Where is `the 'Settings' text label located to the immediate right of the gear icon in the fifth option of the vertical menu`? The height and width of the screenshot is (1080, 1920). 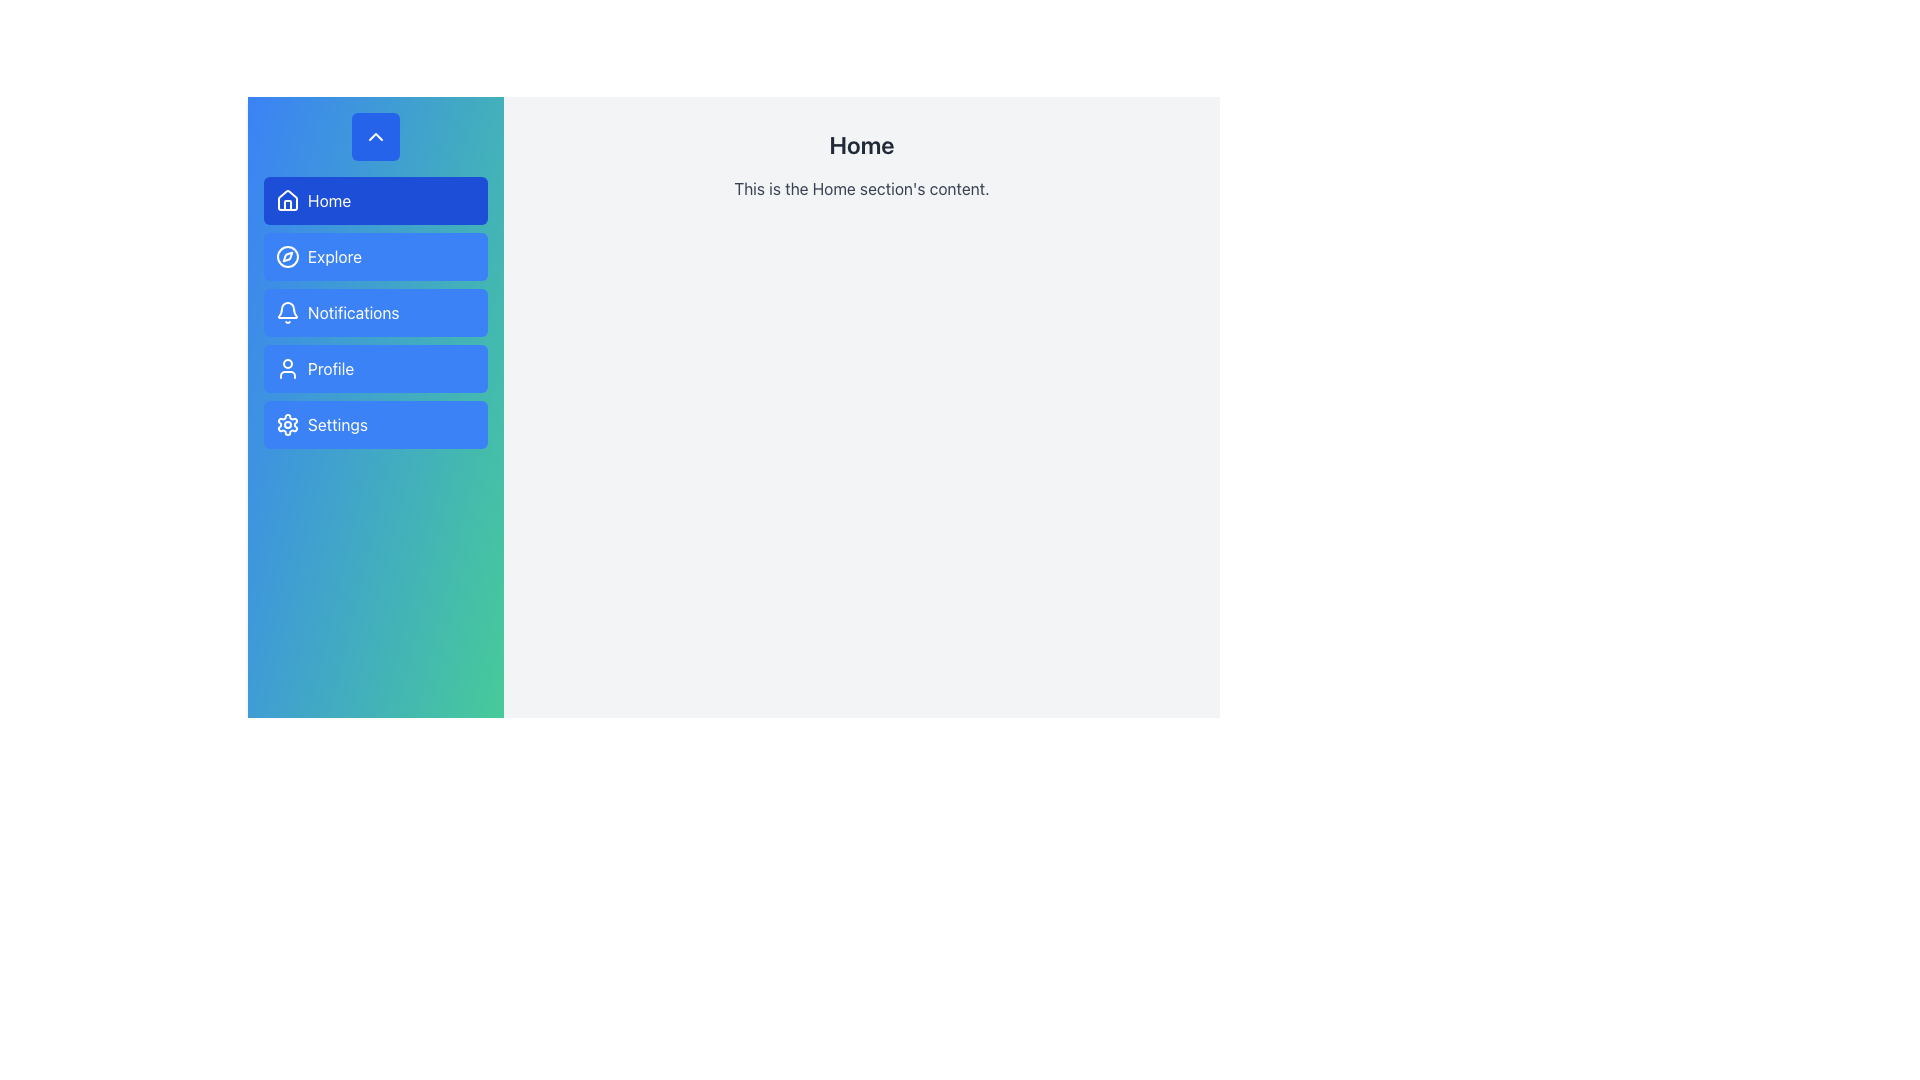 the 'Settings' text label located to the immediate right of the gear icon in the fifth option of the vertical menu is located at coordinates (337, 423).